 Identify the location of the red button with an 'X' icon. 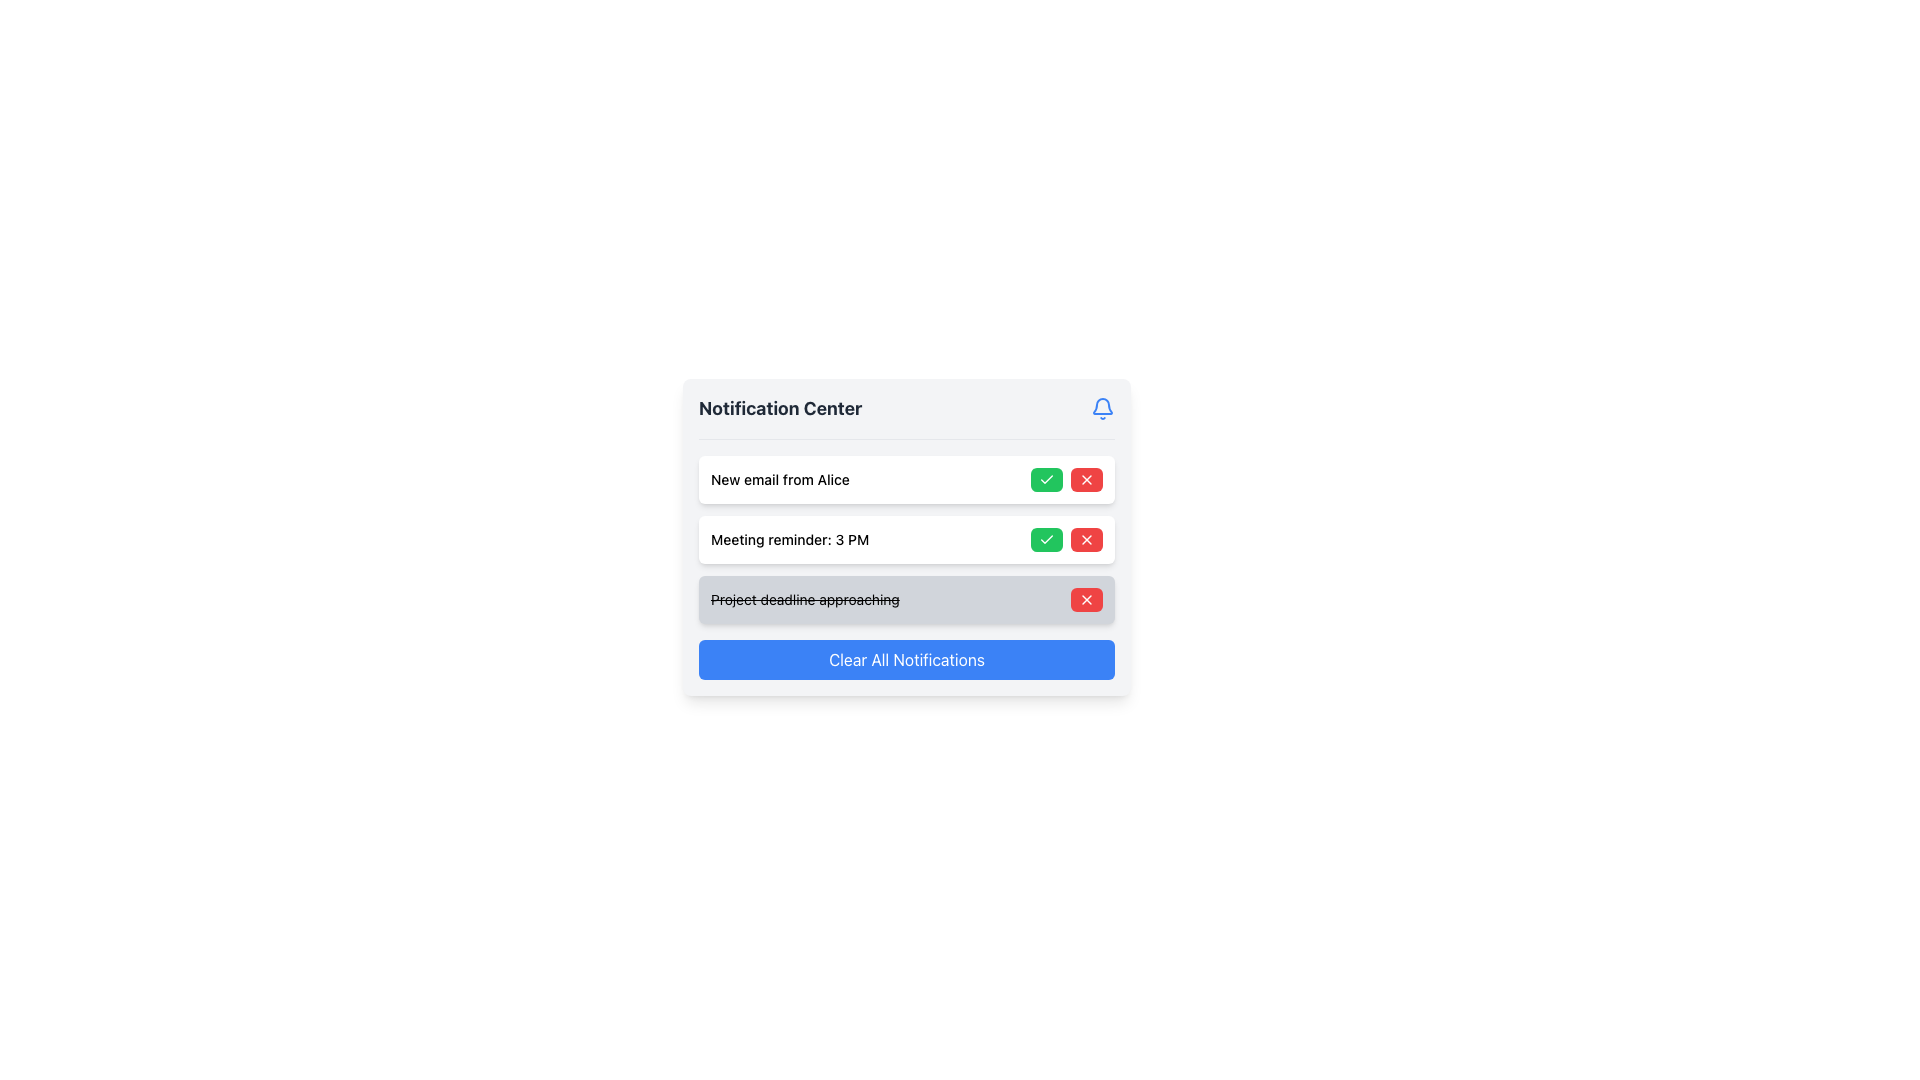
(1065, 479).